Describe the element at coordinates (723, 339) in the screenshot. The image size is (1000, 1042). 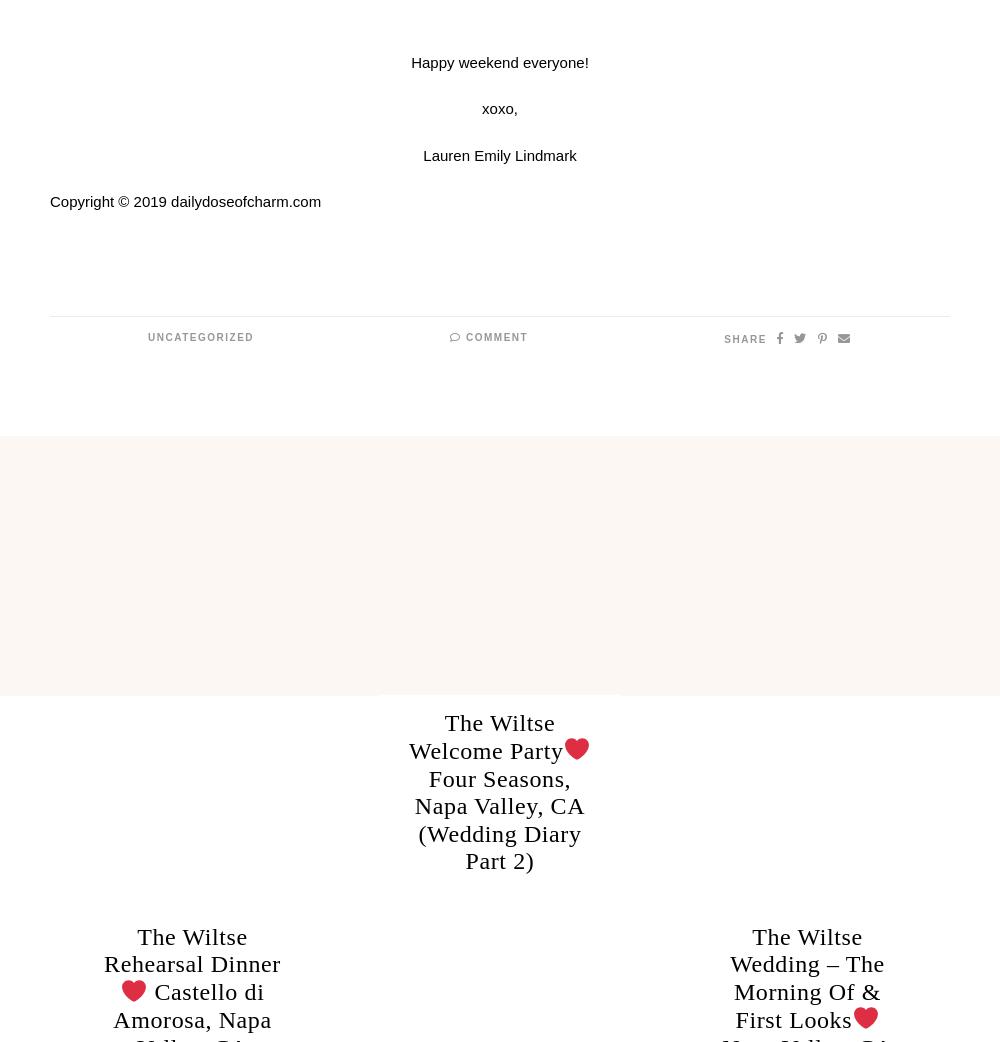
I see `'Share'` at that location.